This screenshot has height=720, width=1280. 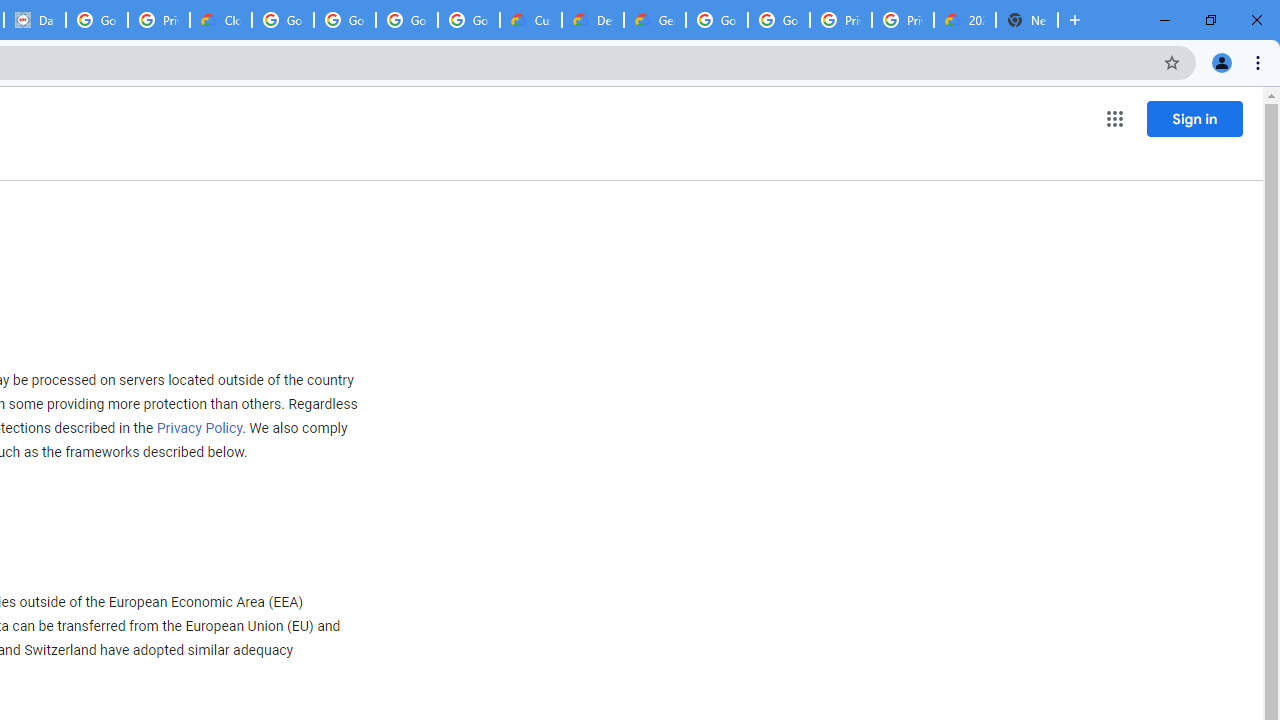 What do you see at coordinates (406, 20) in the screenshot?
I see `'Google Workspace - Specific Terms'` at bounding box center [406, 20].